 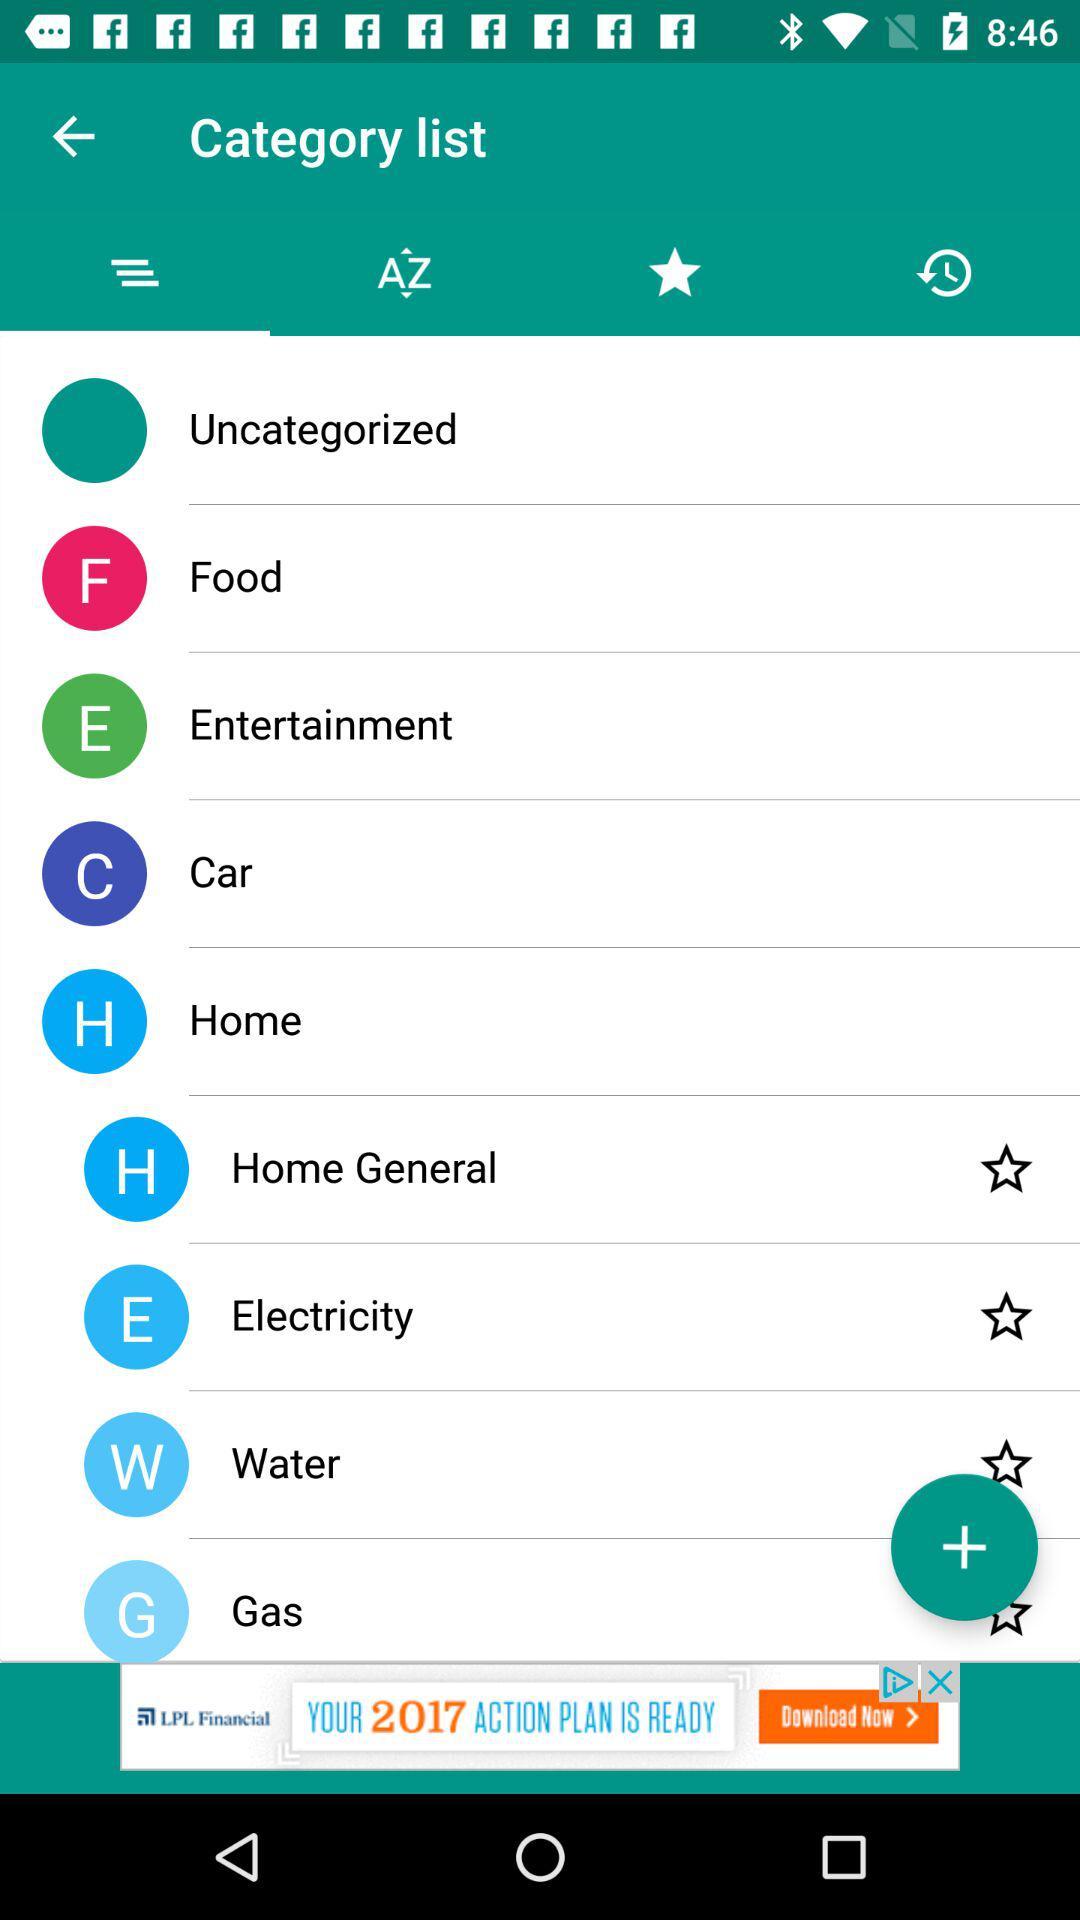 What do you see at coordinates (1006, 1316) in the screenshot?
I see `category` at bounding box center [1006, 1316].